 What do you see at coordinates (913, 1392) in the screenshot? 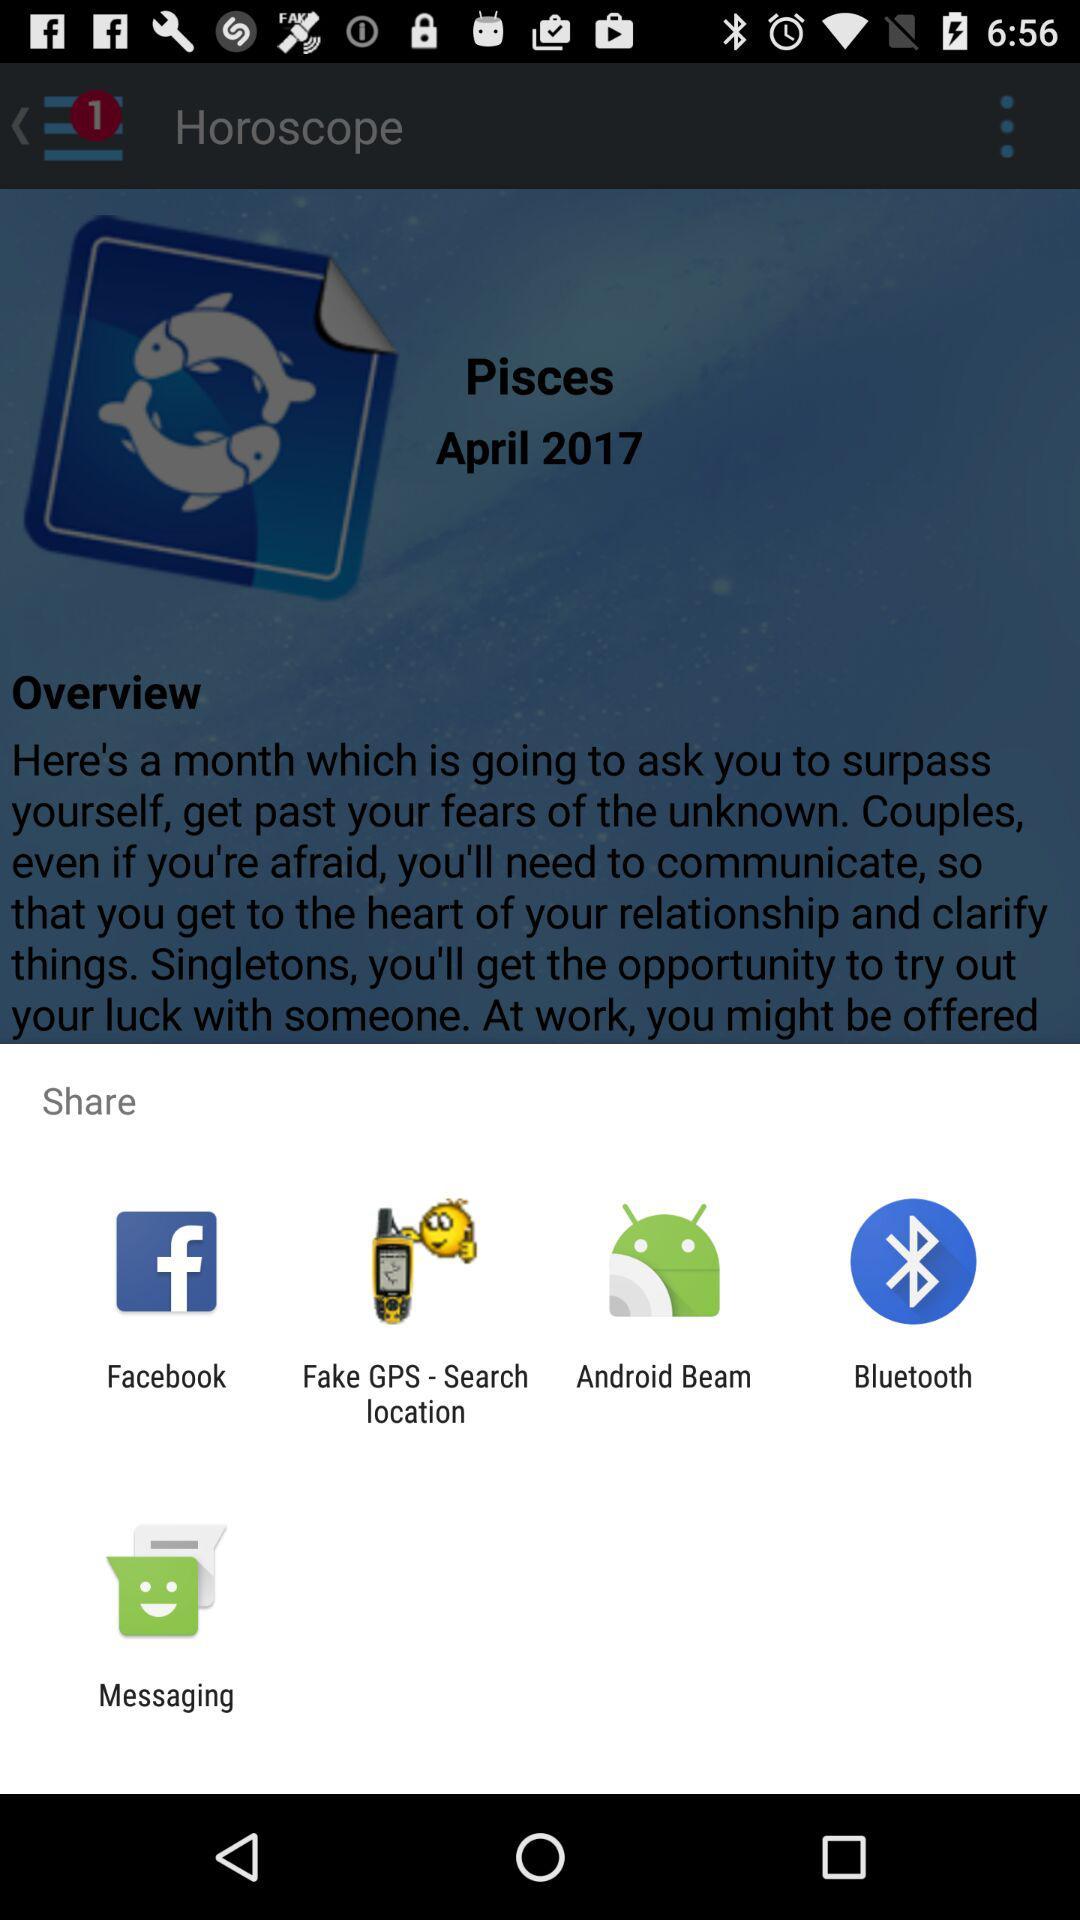
I see `bluetooth app` at bounding box center [913, 1392].